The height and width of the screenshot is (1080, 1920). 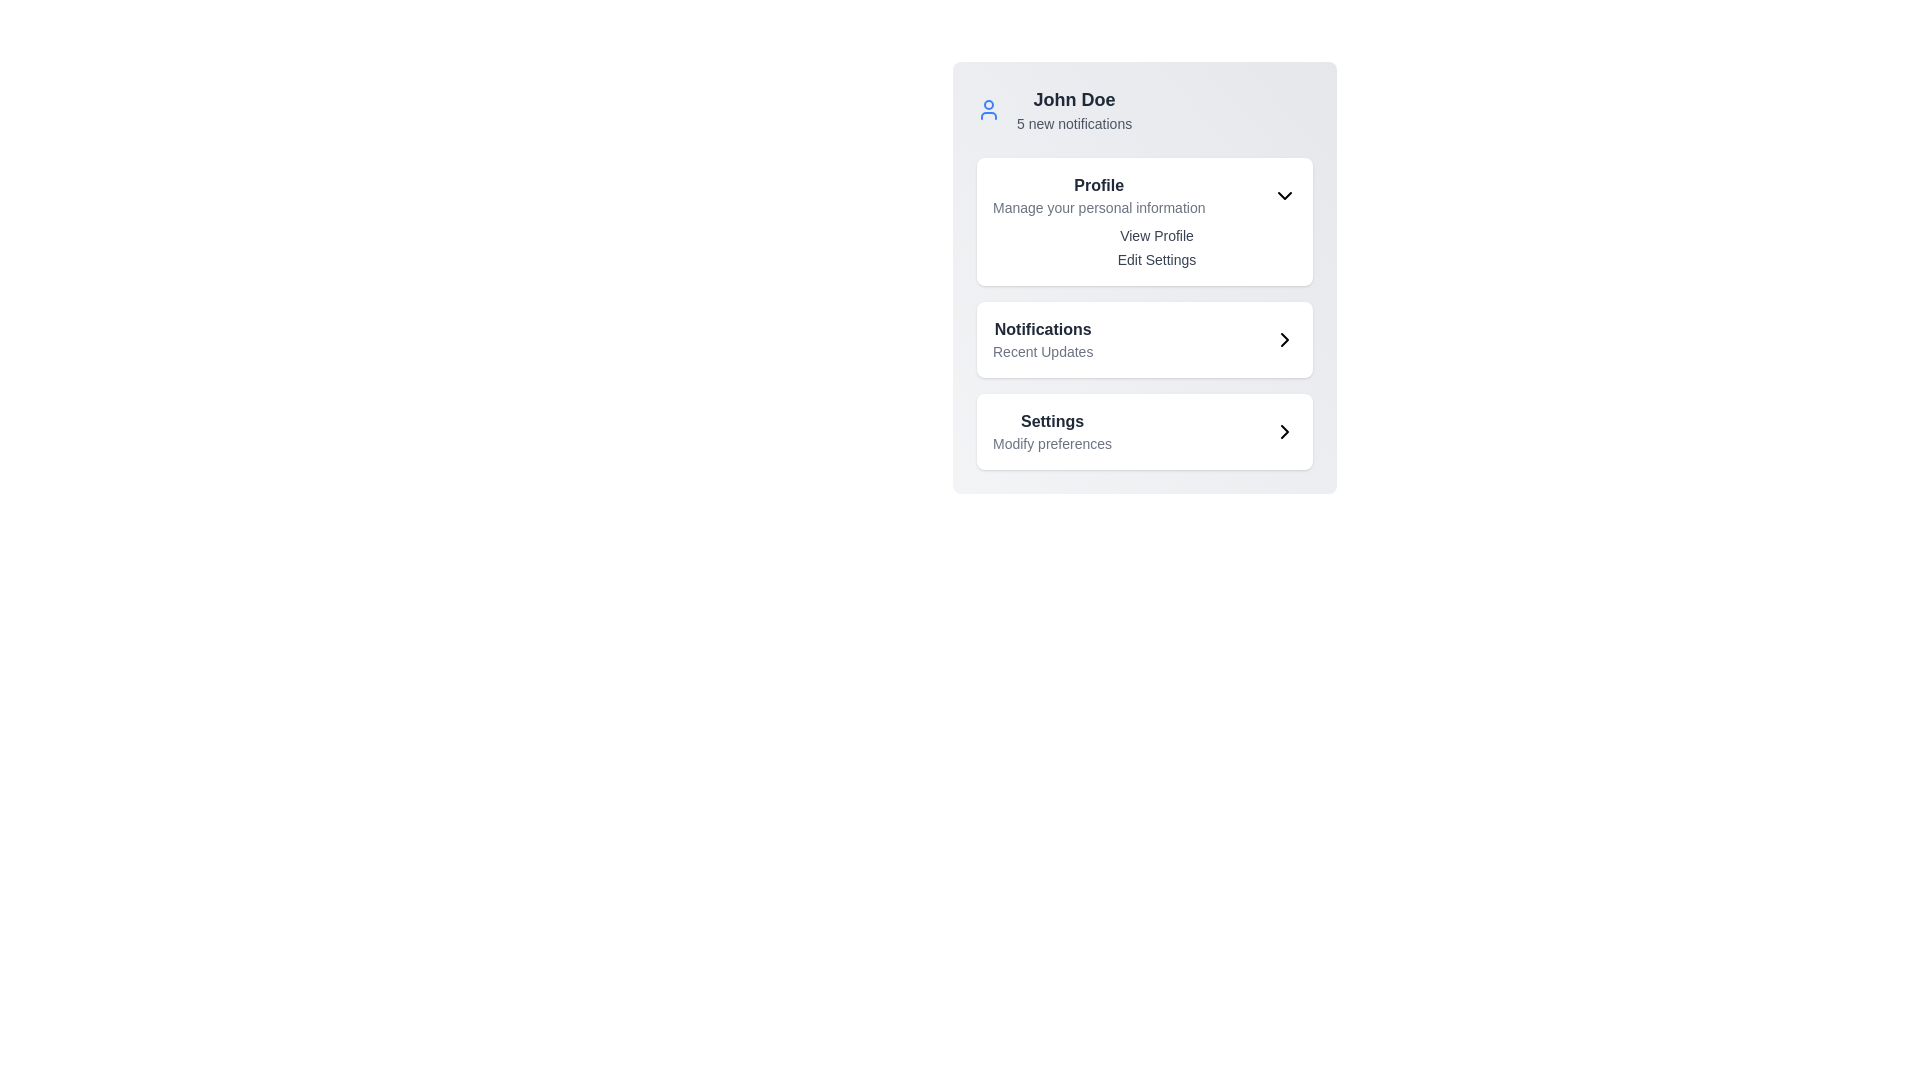 I want to click on the Text Label that serves as a title and descriptor for a settings-related option, located below the 'Notifications' section and above a rightward arrow icon, so click(x=1051, y=431).